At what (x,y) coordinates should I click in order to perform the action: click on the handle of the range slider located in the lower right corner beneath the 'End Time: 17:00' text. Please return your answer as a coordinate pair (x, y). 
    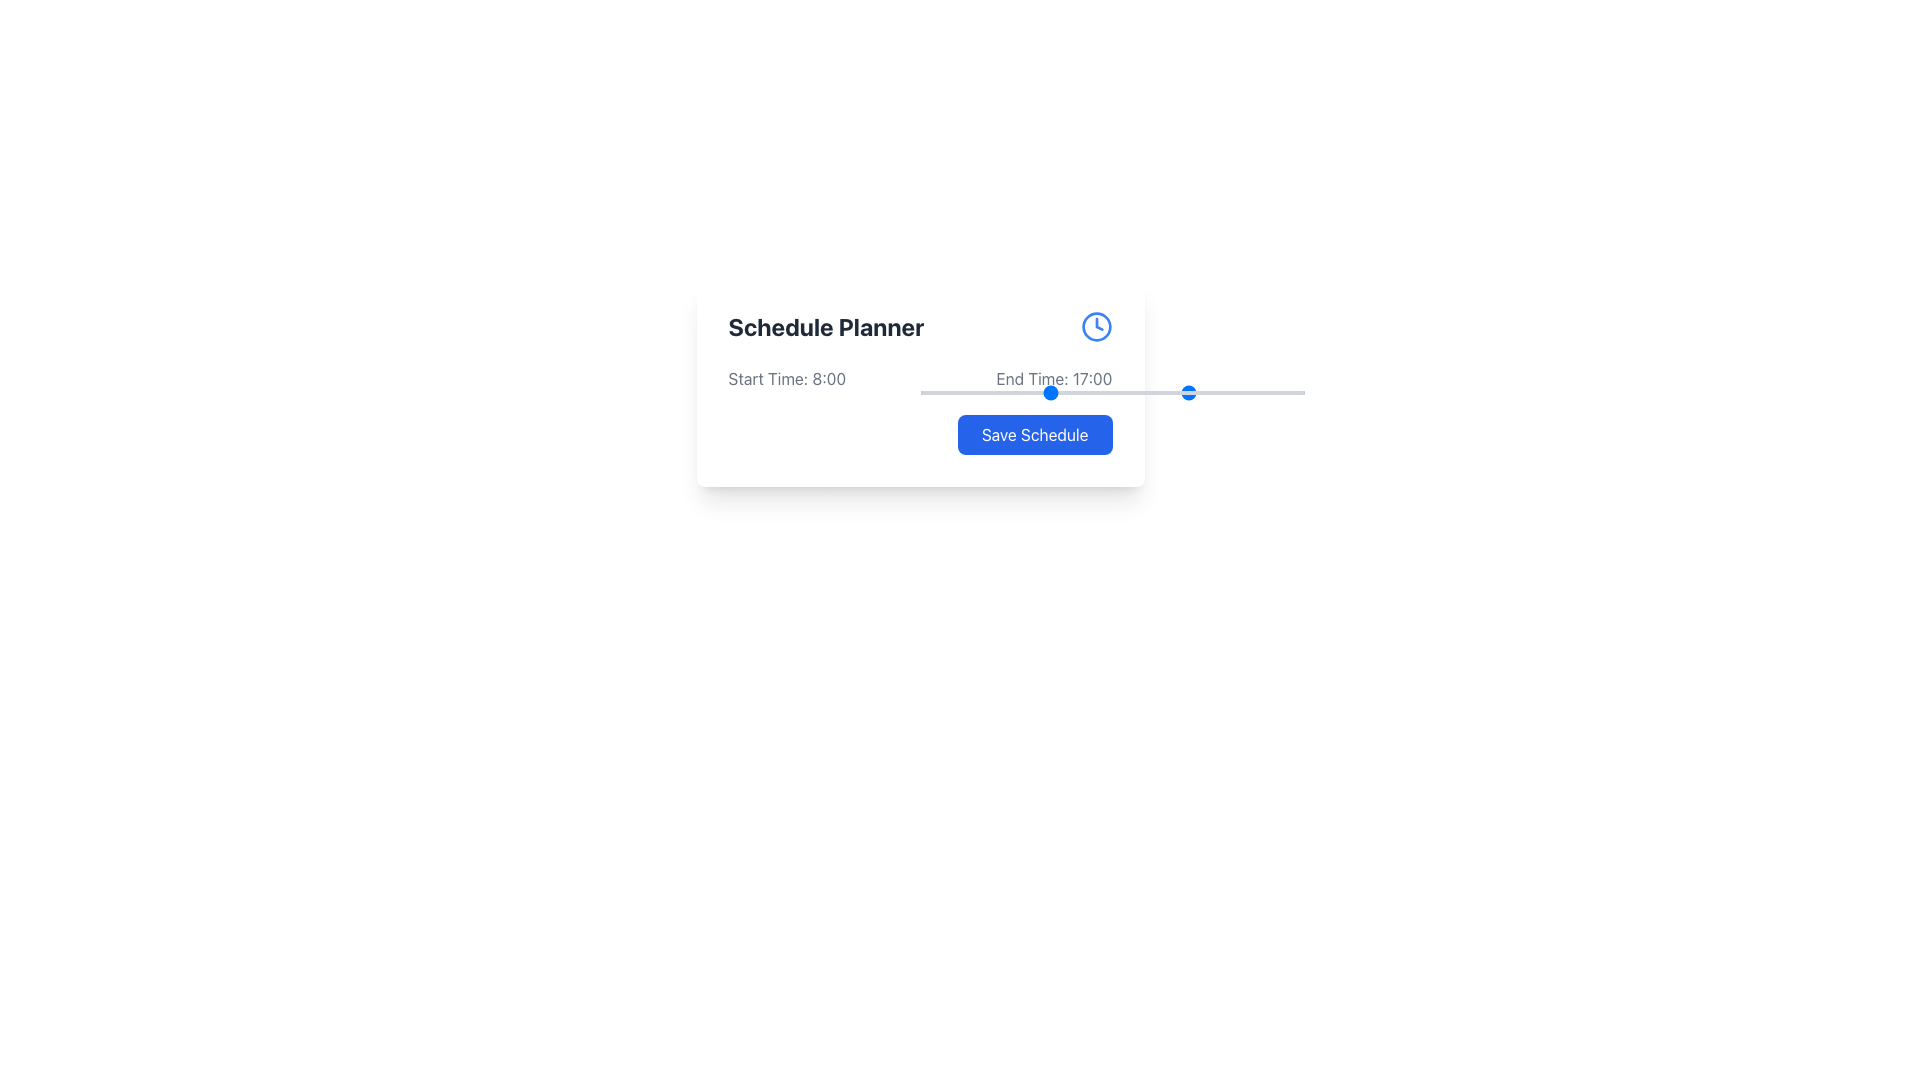
    Looking at the image, I should click on (1111, 393).